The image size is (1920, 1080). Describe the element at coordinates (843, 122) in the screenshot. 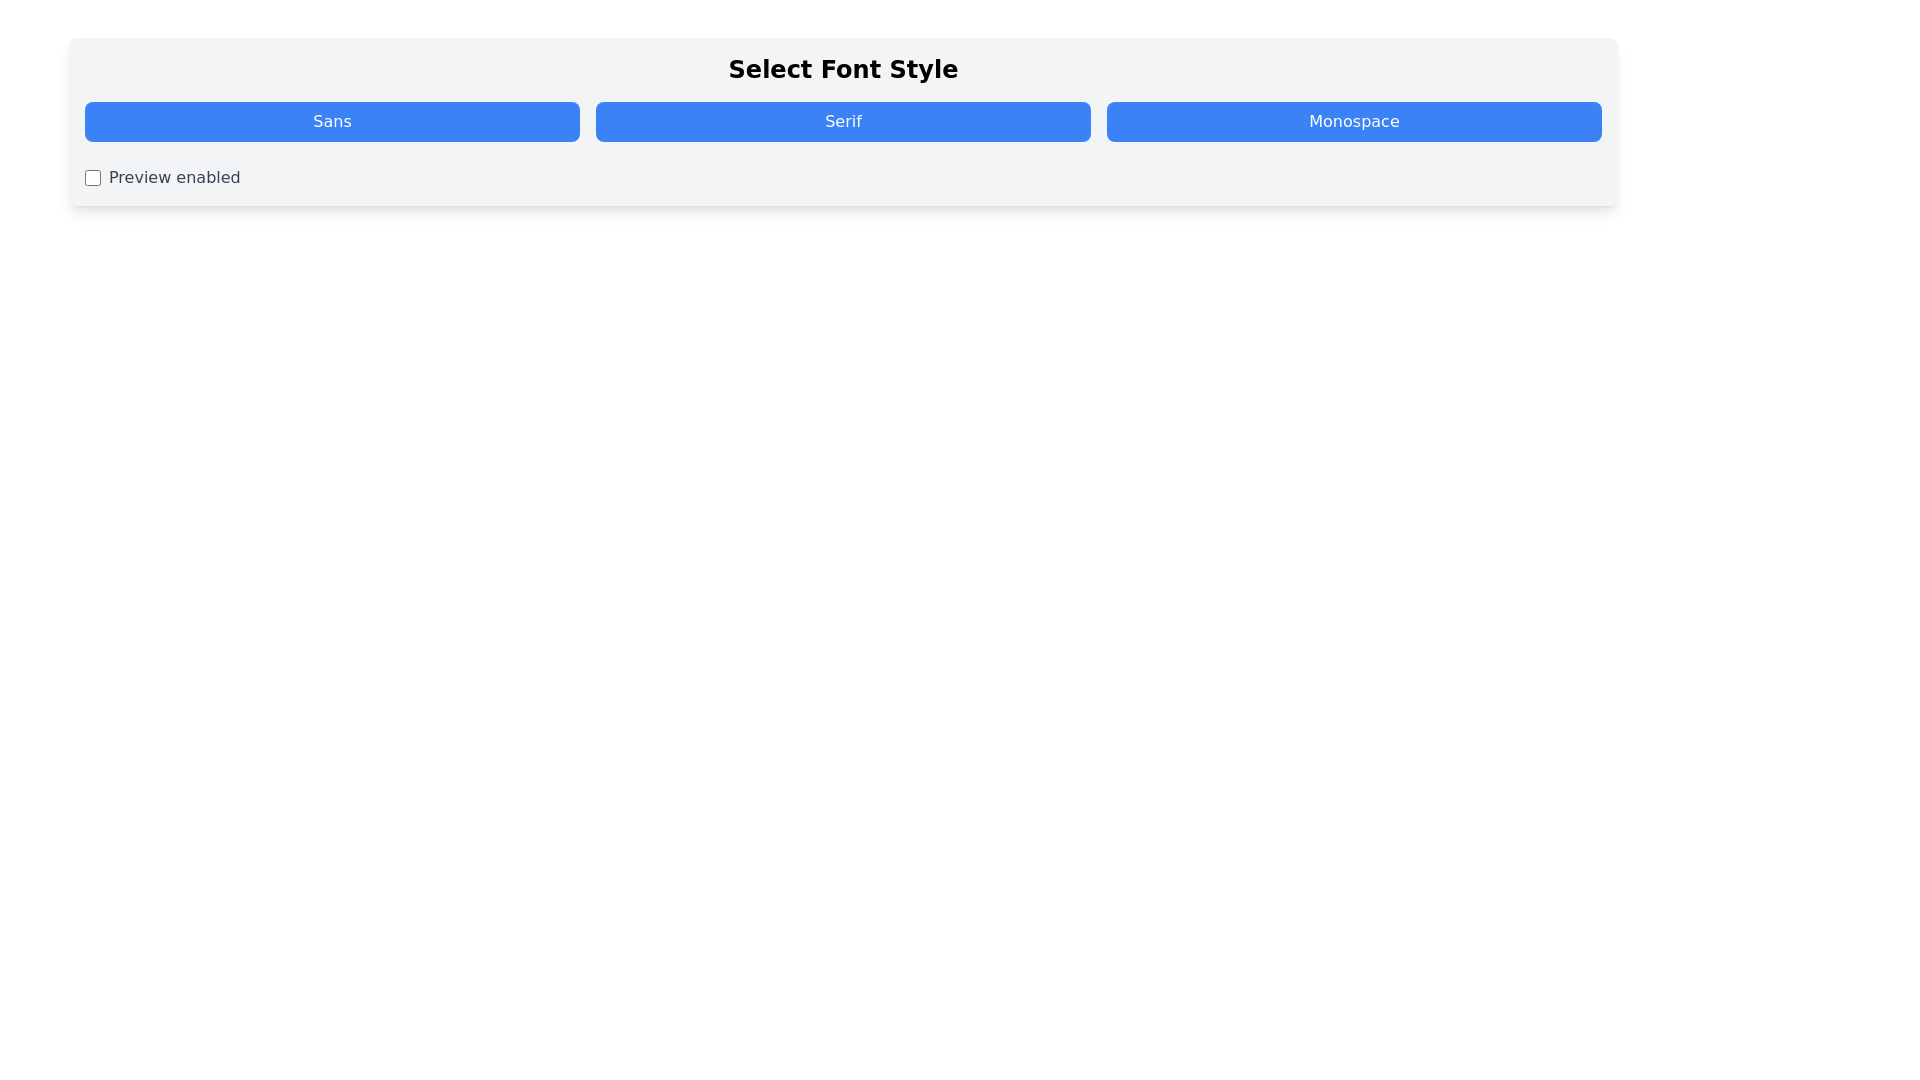

I see `the blue button labeled 'Serif' with rounded corners and white text` at that location.